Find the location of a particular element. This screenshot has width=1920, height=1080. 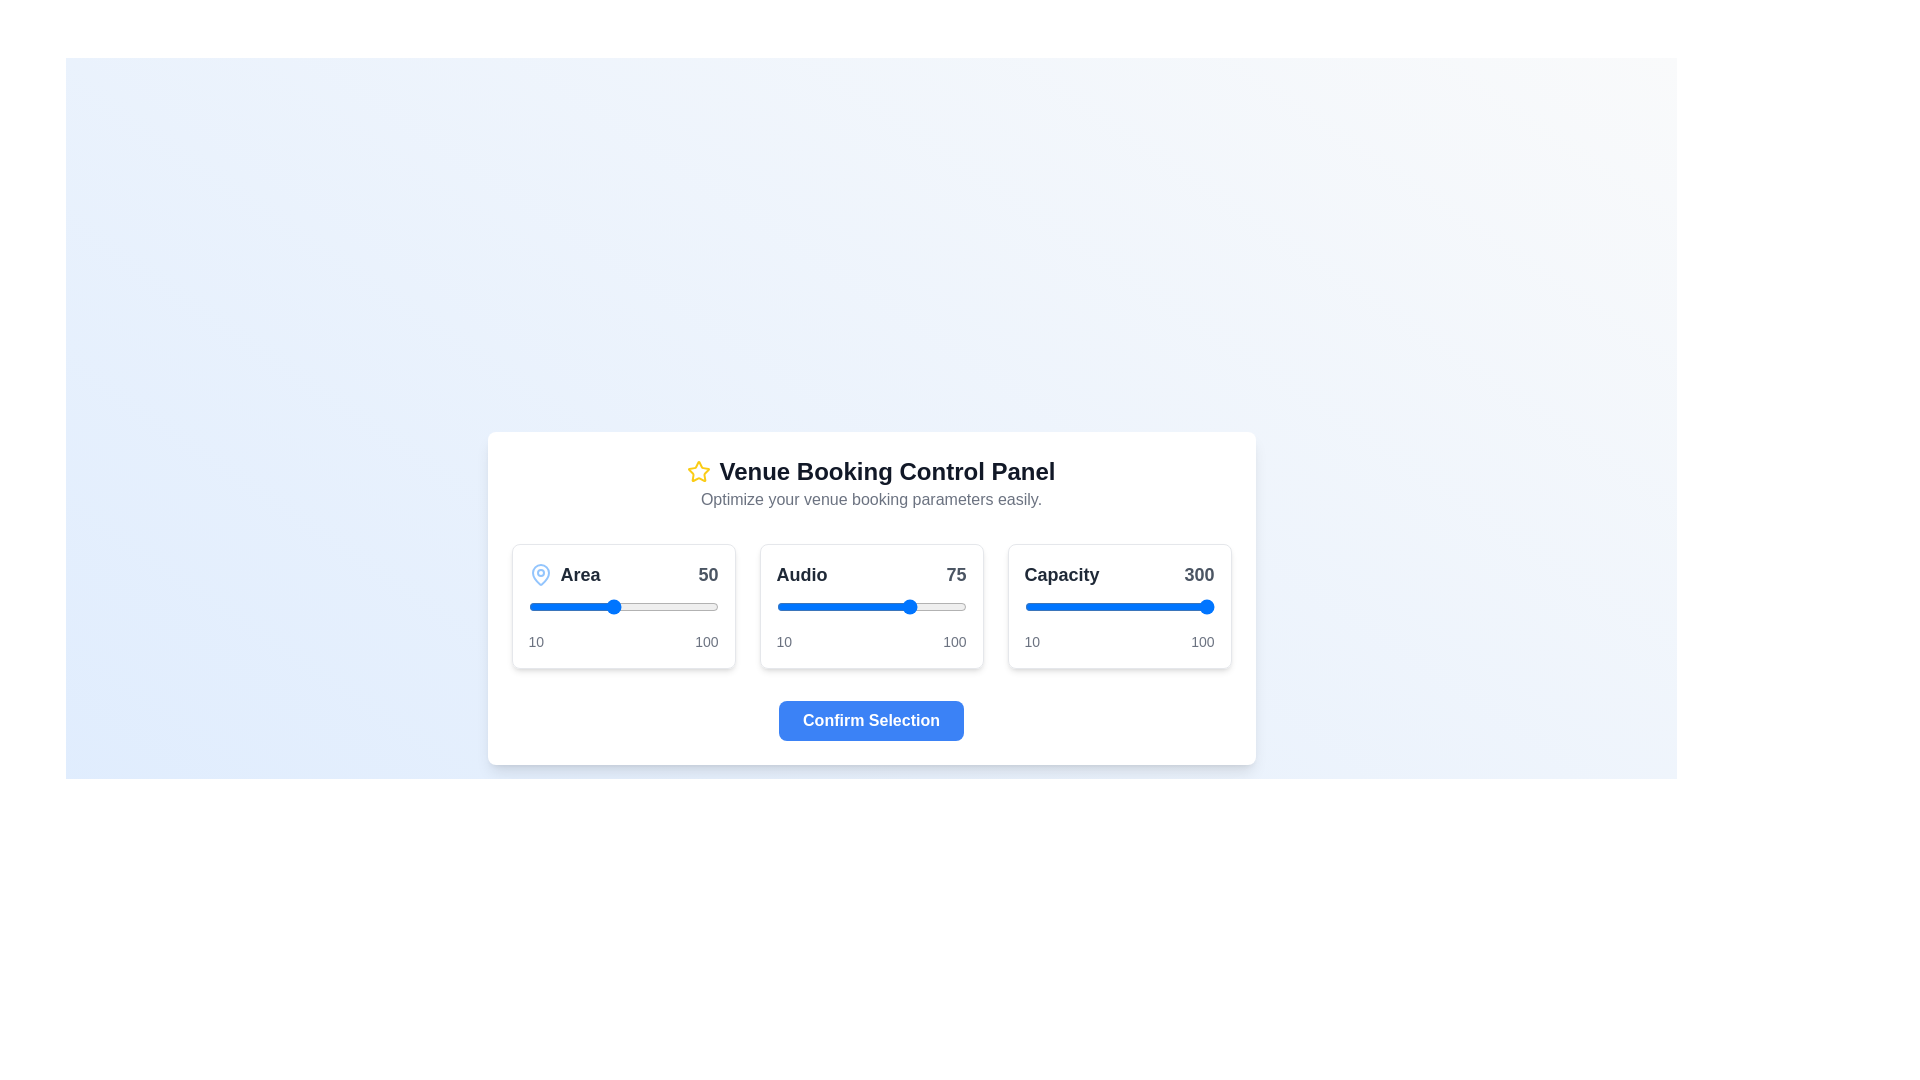

the rectangular 'Confirm Selection' button with a blue background and white text is located at coordinates (871, 720).